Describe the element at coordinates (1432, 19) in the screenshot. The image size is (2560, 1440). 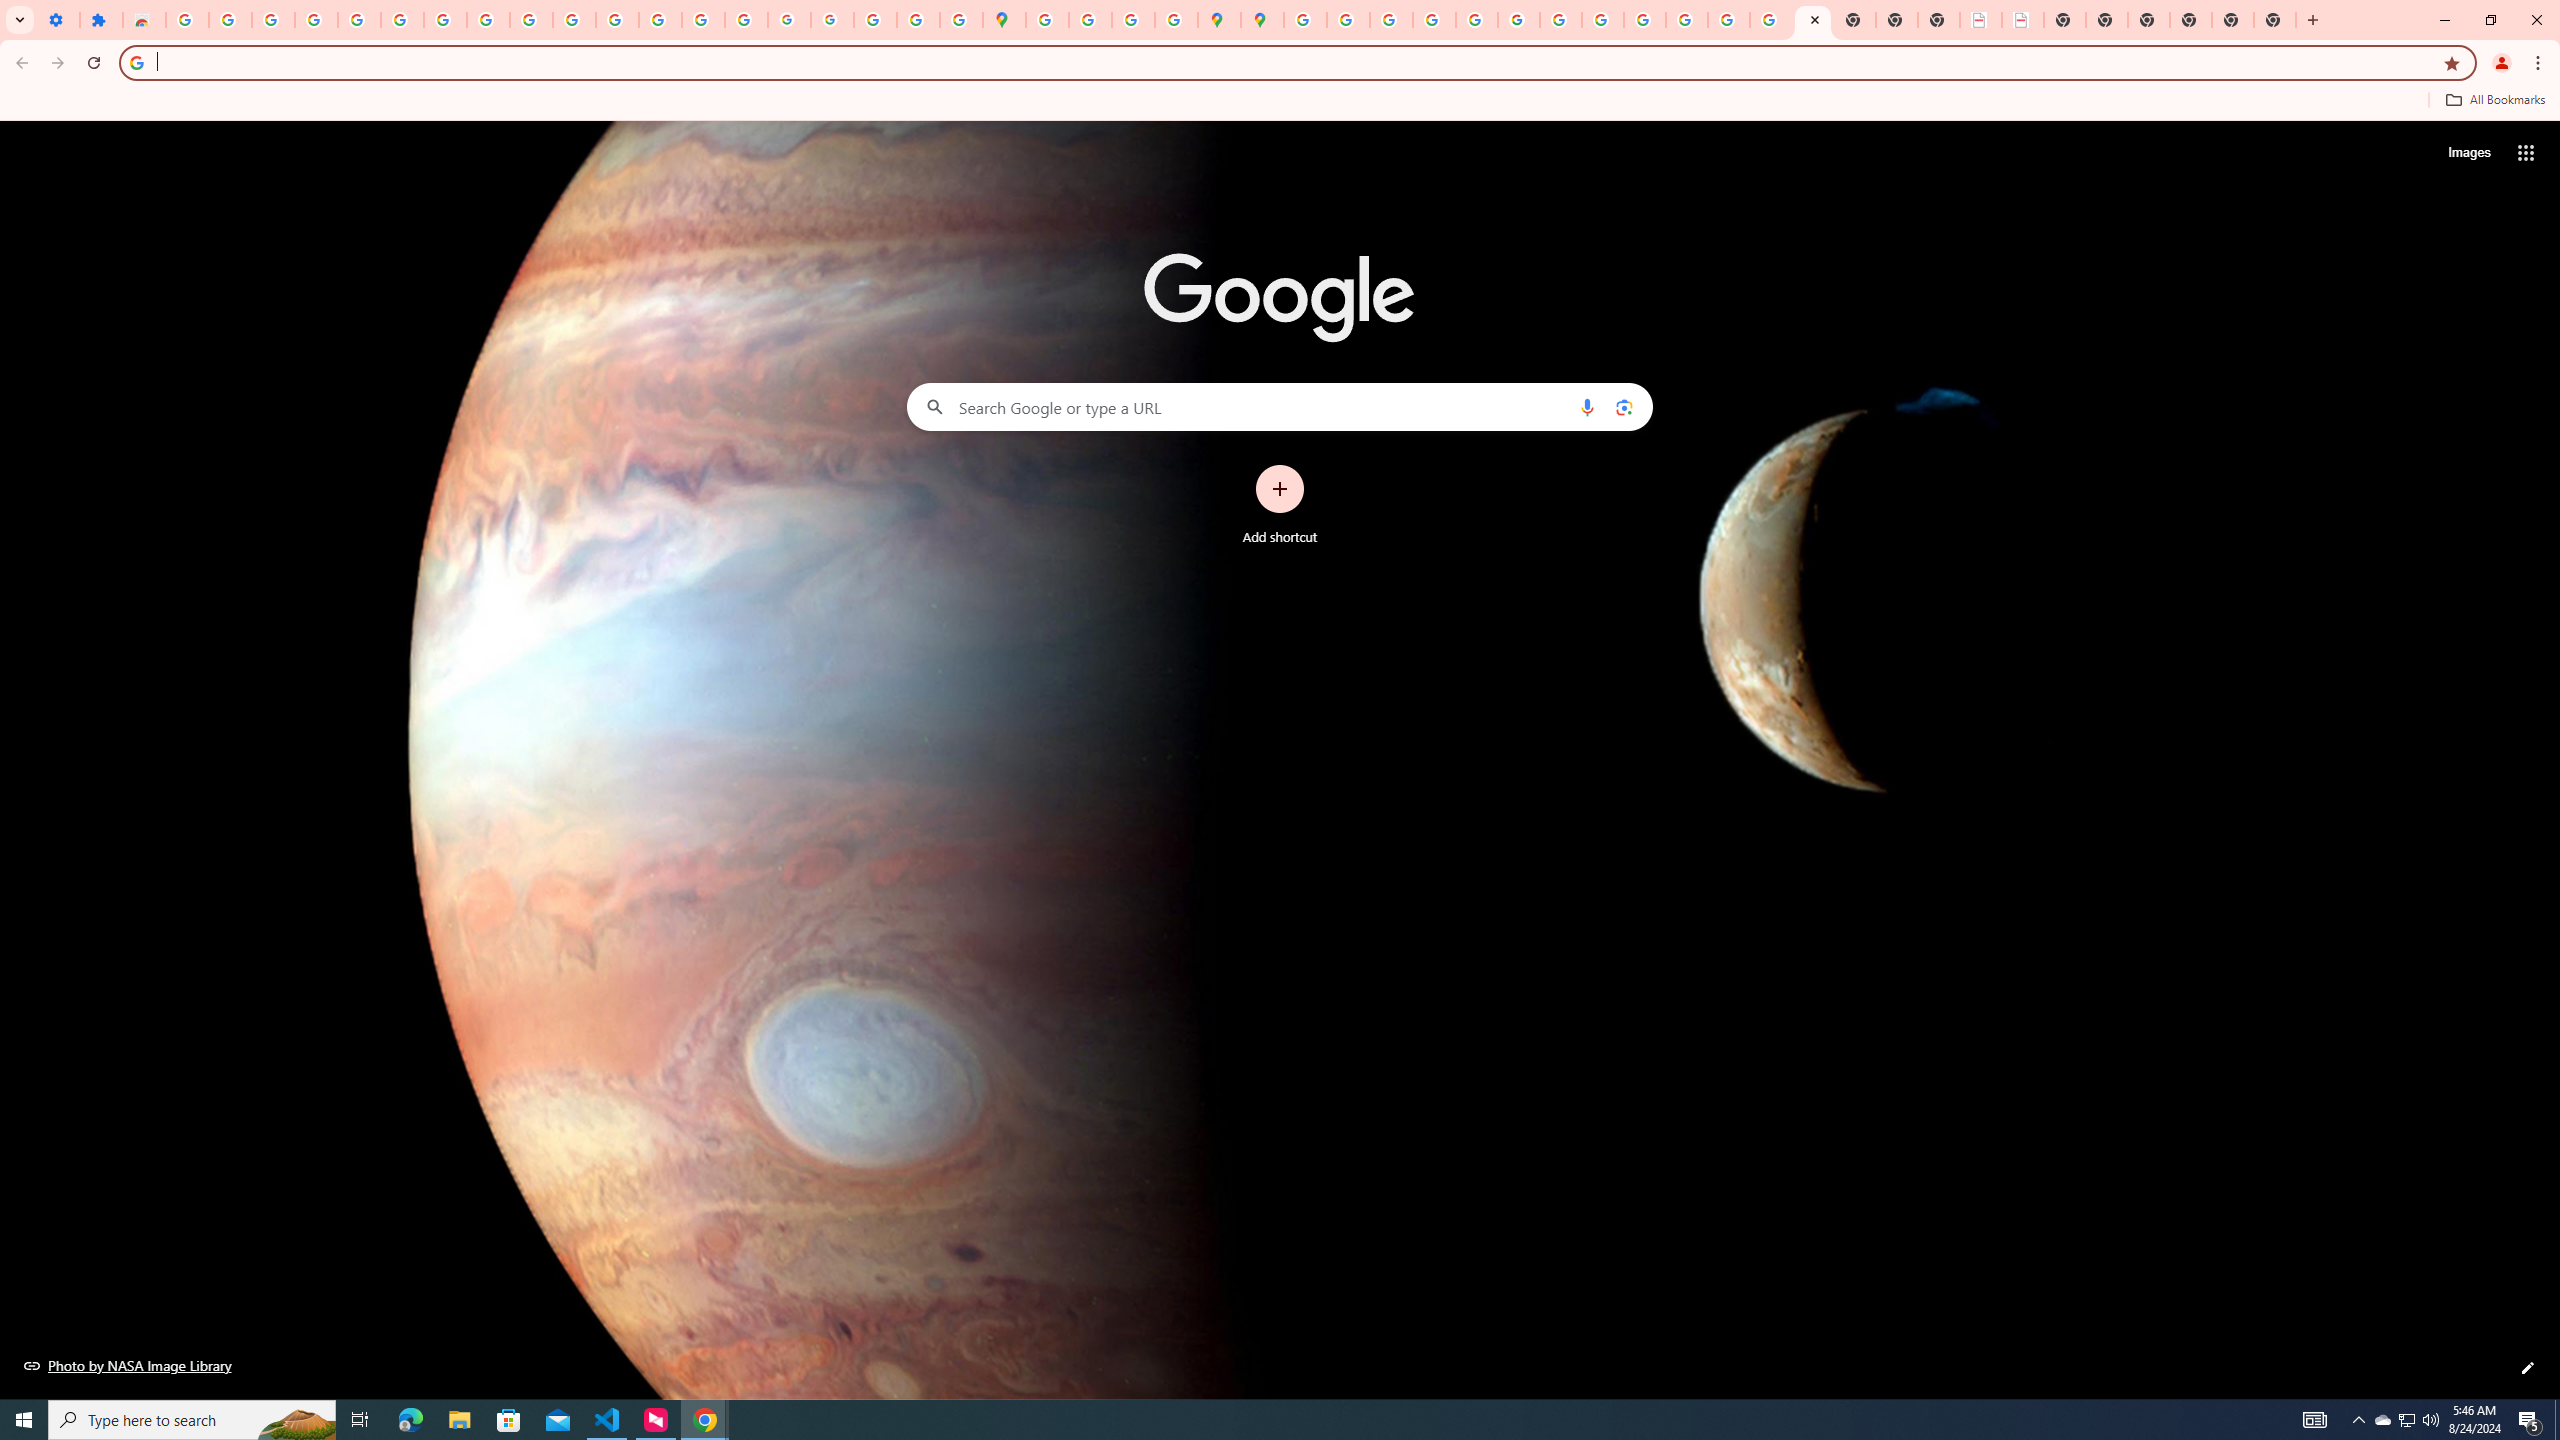
I see `'Privacy Help Center - Policies Help'` at that location.